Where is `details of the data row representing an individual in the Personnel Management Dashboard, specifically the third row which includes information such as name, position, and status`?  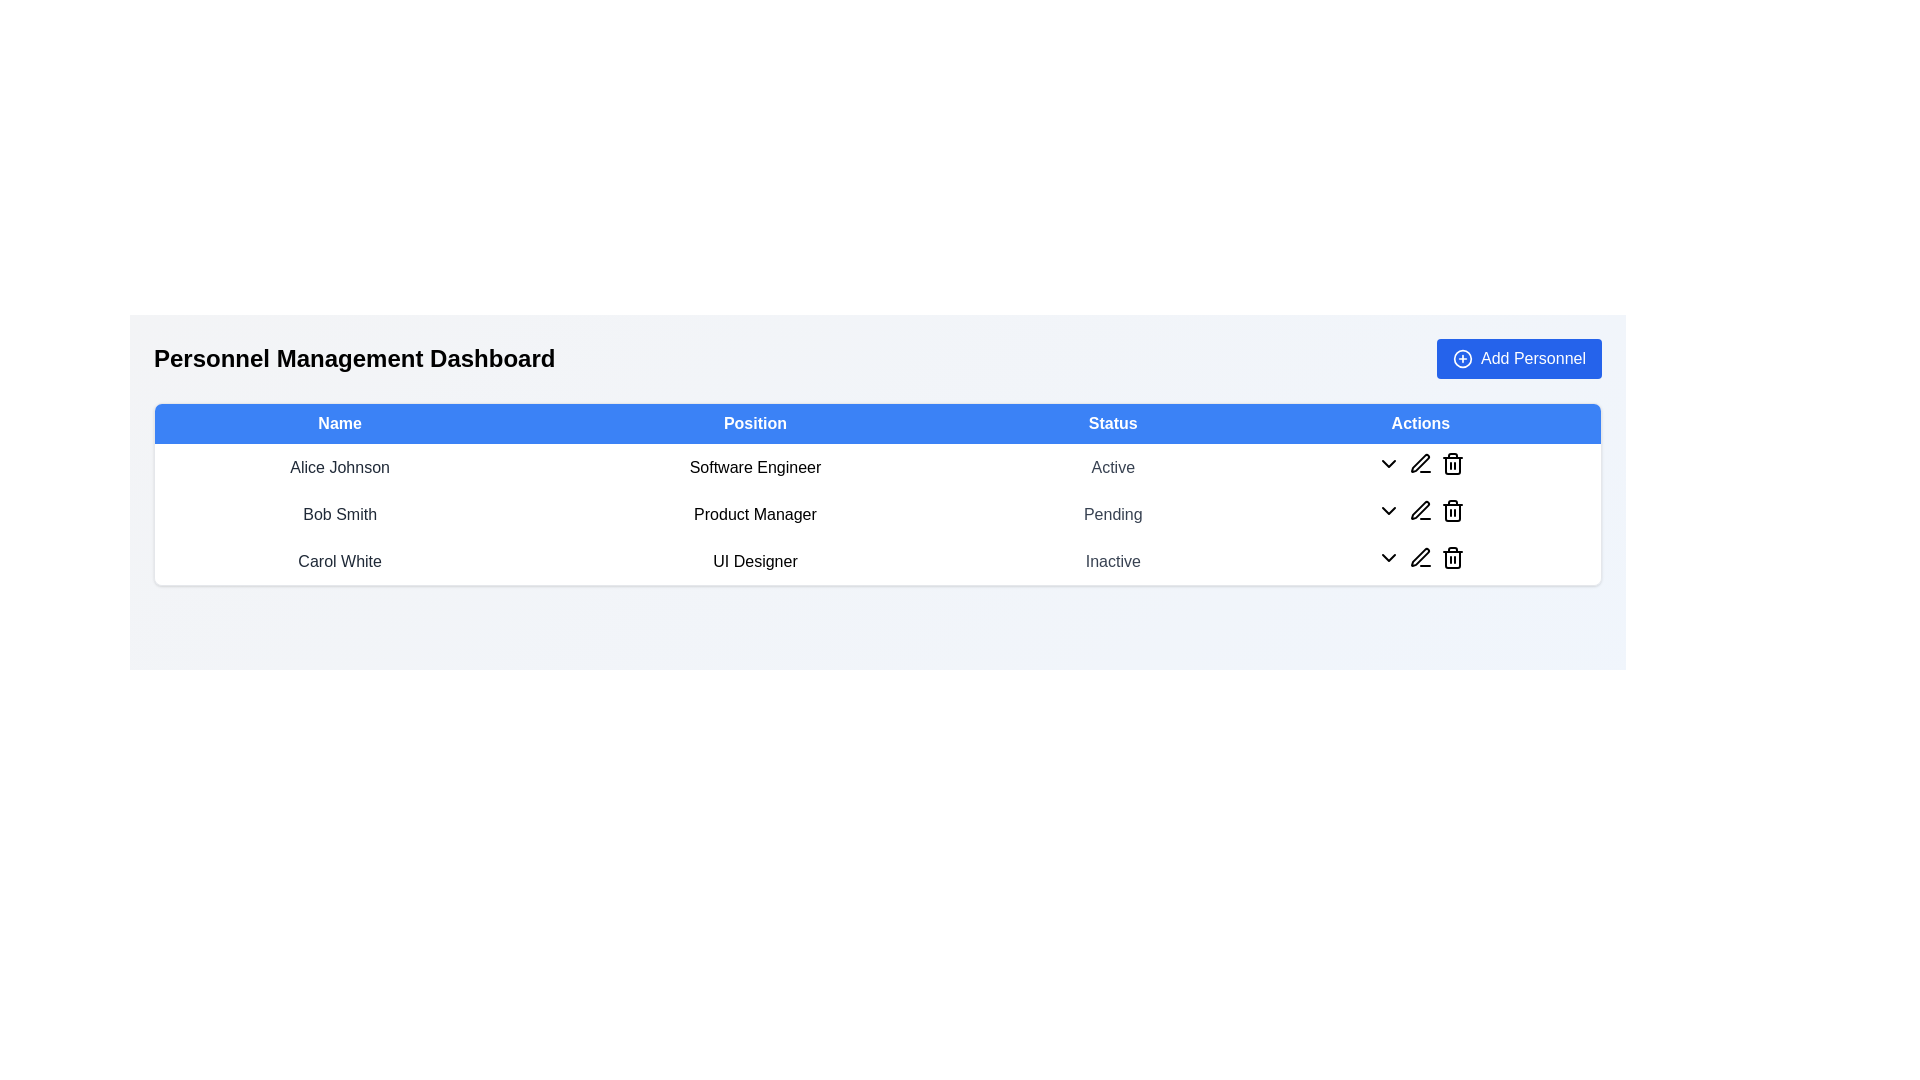 details of the data row representing an individual in the Personnel Management Dashboard, specifically the third row which includes information such as name, position, and status is located at coordinates (878, 560).